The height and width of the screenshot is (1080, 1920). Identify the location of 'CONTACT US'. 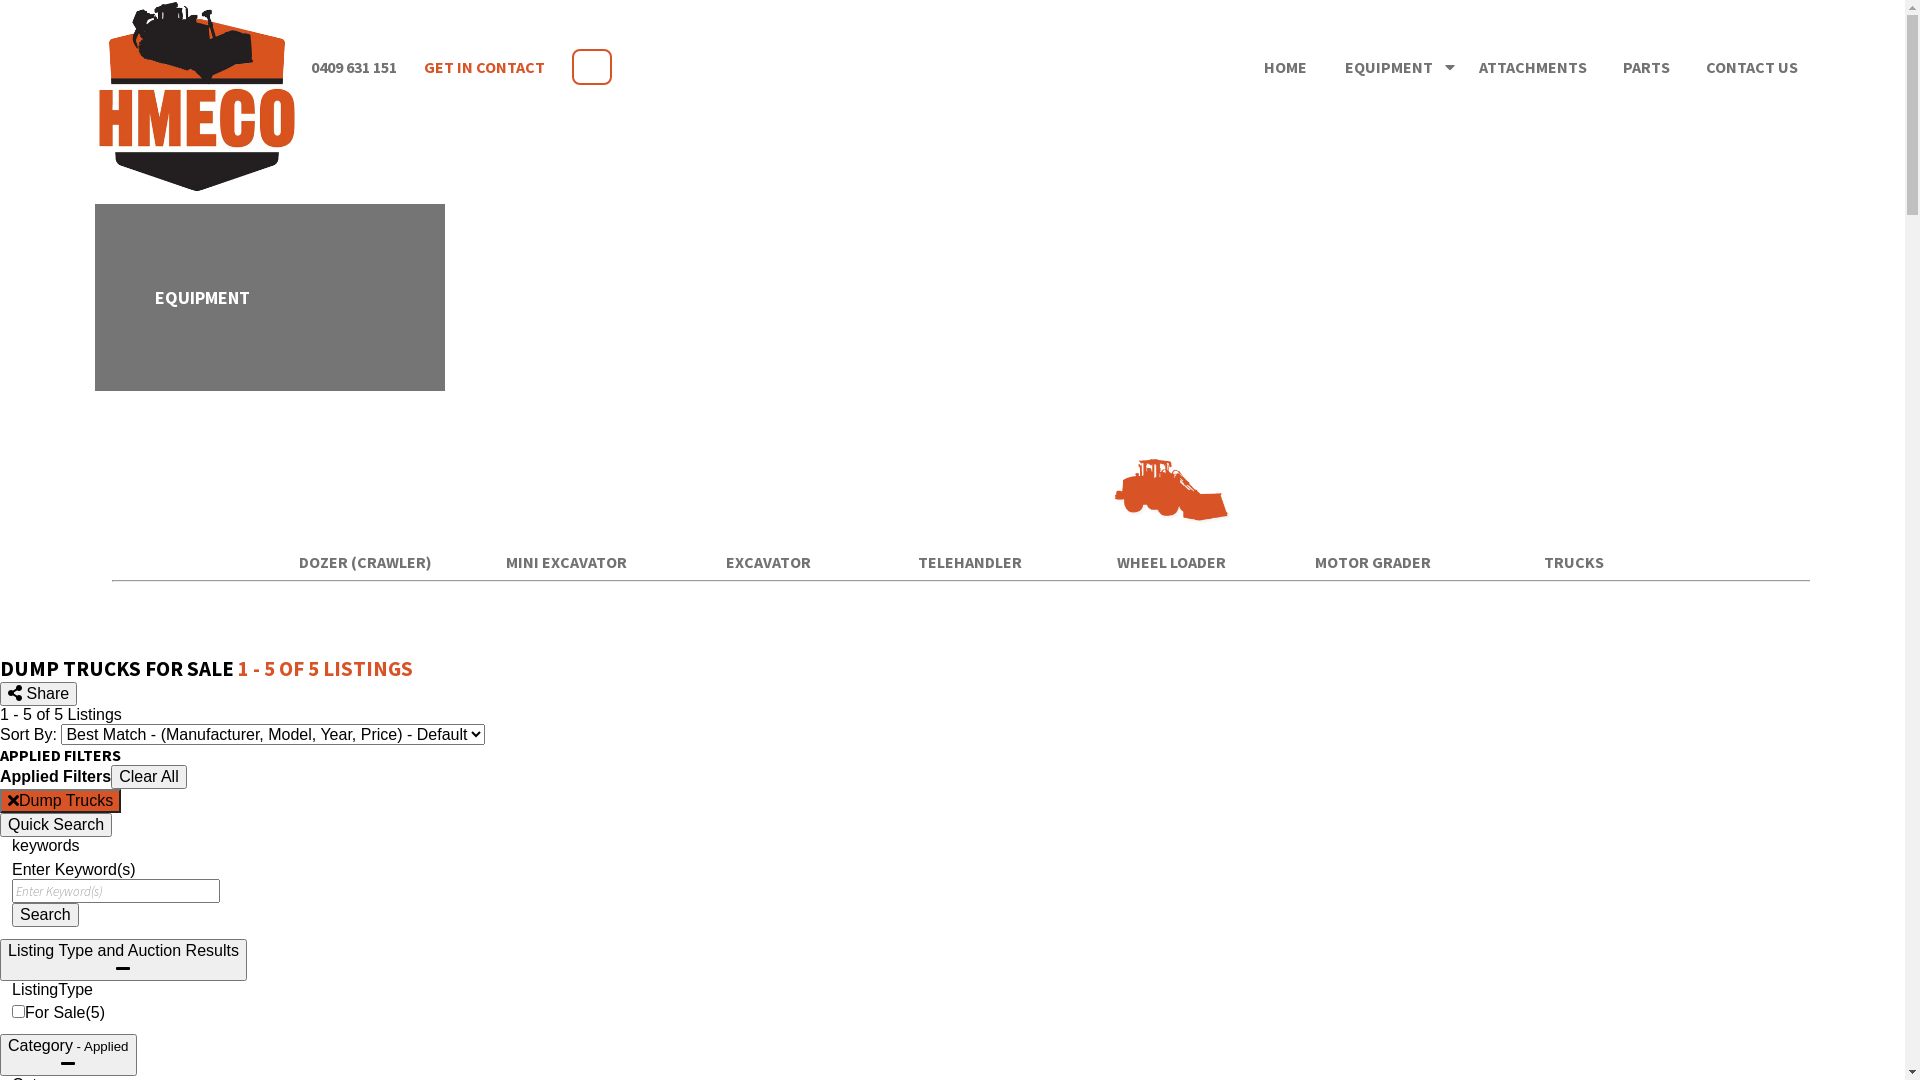
(1704, 65).